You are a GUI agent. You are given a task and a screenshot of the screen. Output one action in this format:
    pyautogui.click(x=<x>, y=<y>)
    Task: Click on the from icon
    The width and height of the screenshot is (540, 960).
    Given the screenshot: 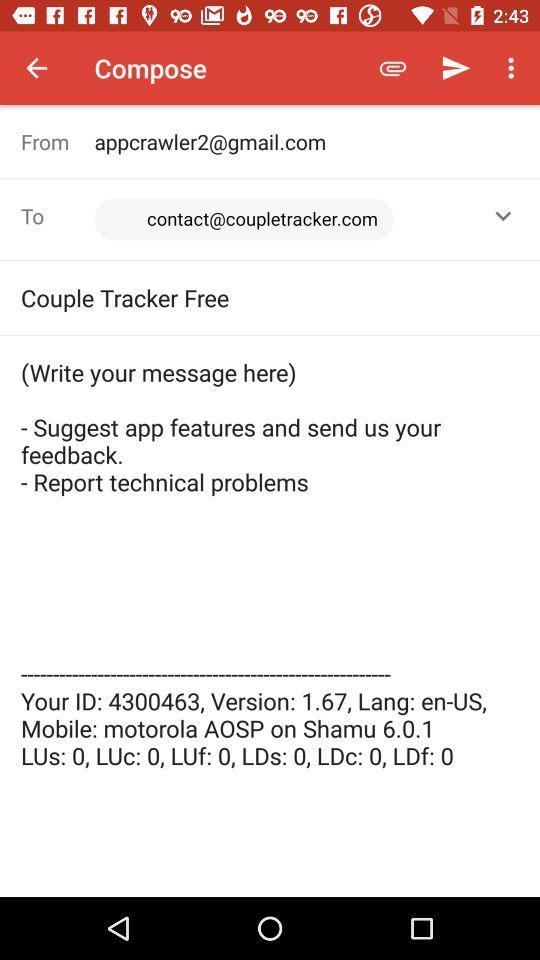 What is the action you would take?
    pyautogui.click(x=57, y=140)
    